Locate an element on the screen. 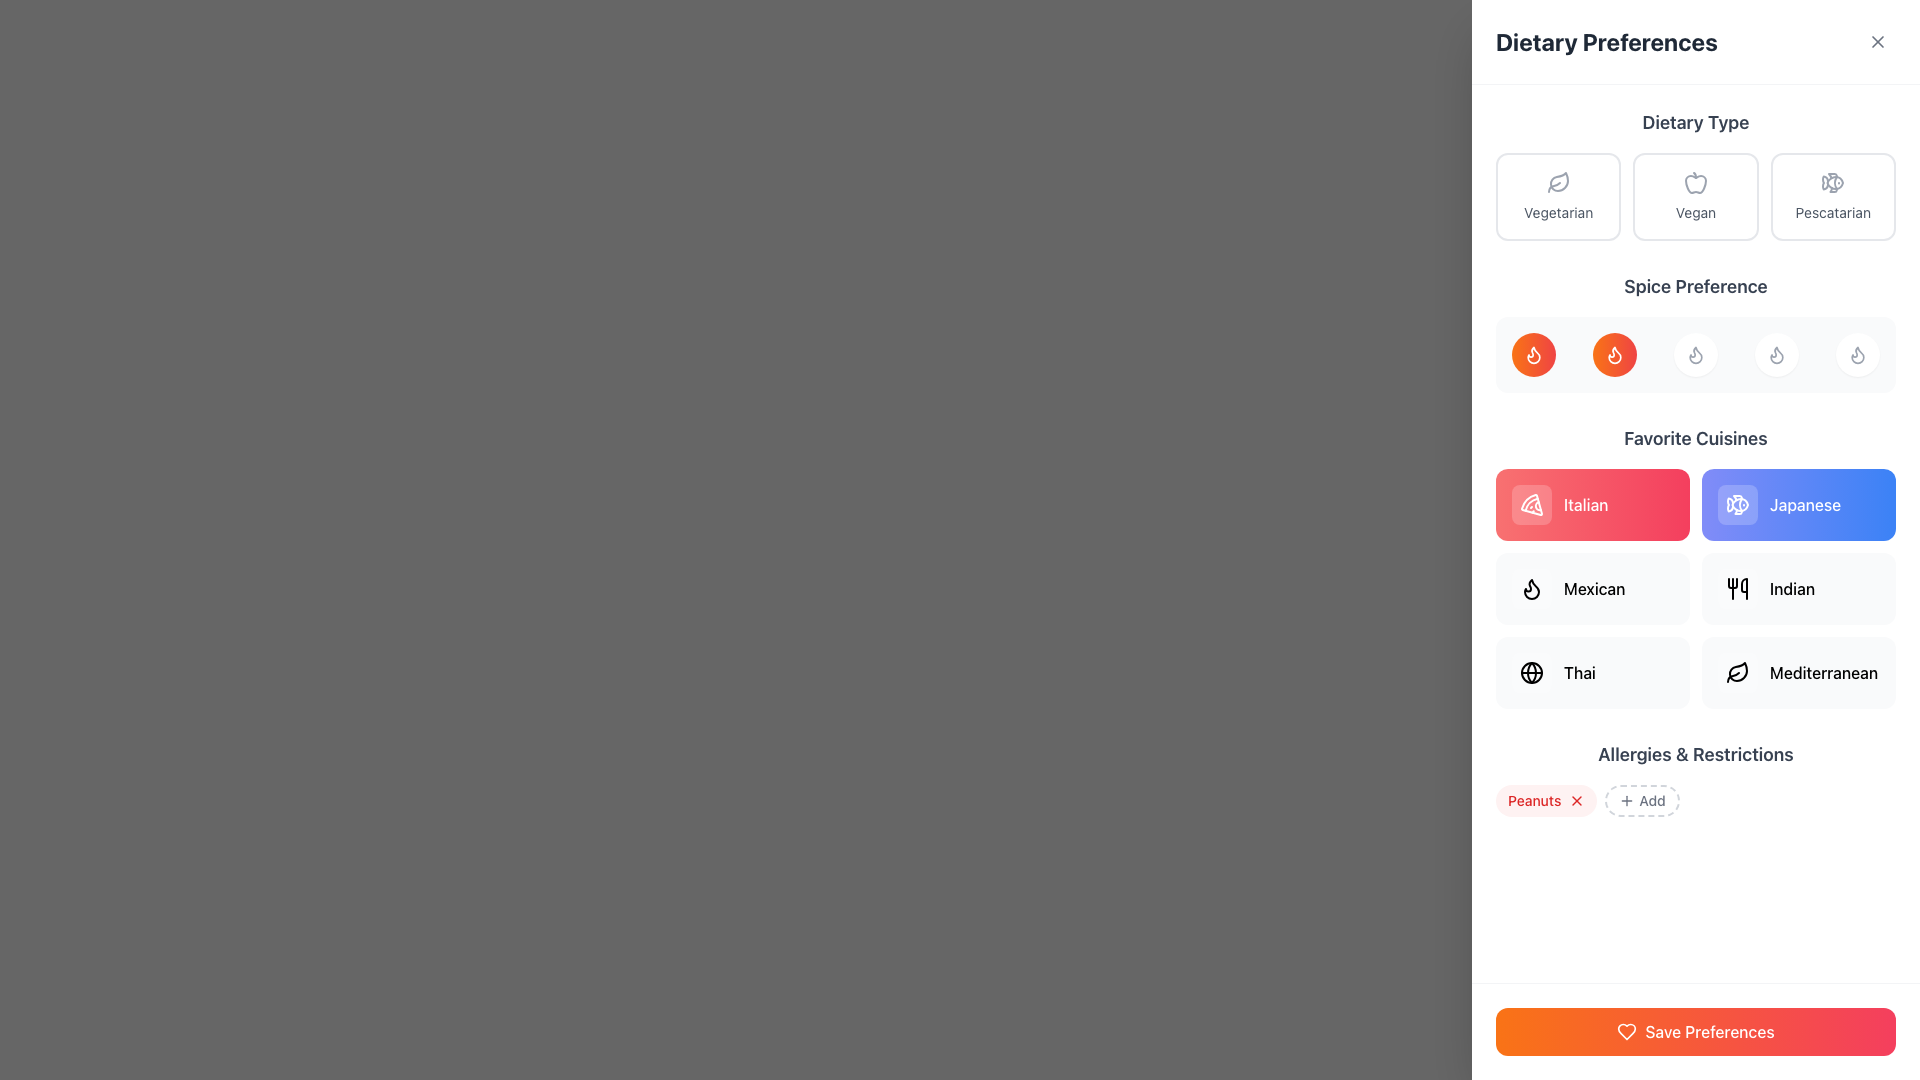 Image resolution: width=1920 pixels, height=1080 pixels. the spice level selection button, which is the third button from the left under the 'Spice Preference' header in the dietary preferences form modal is located at coordinates (1694, 353).